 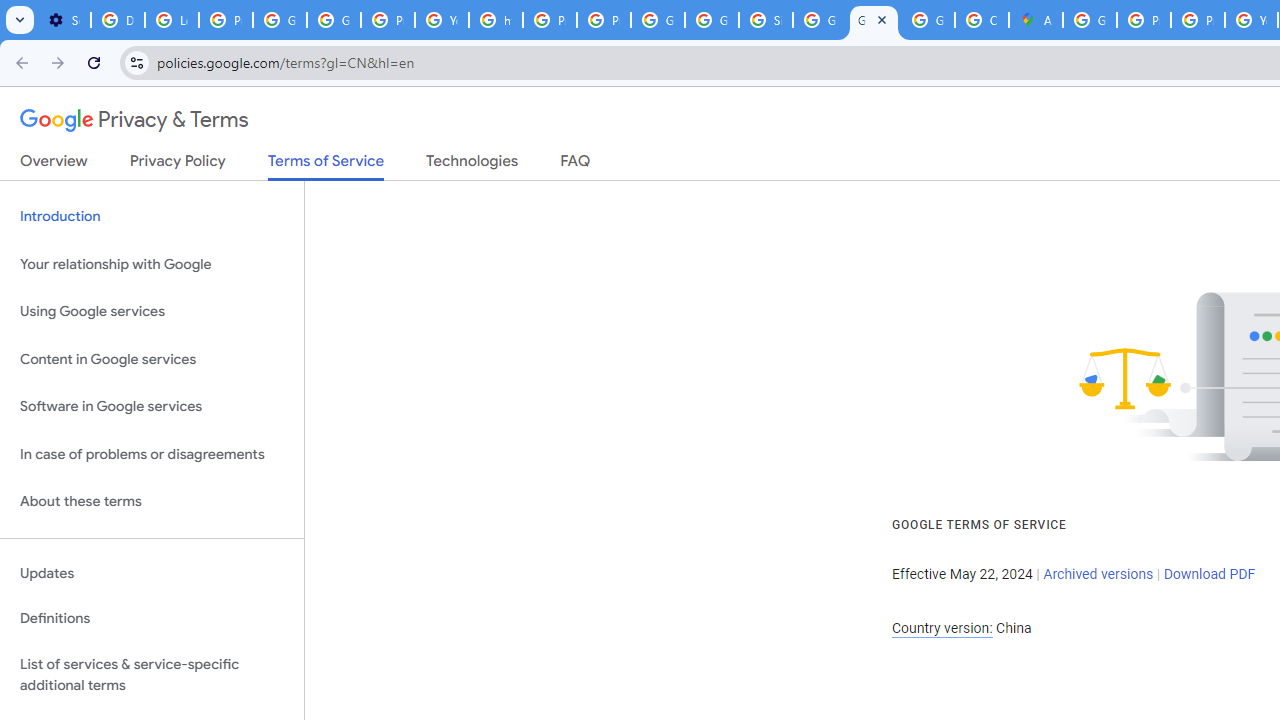 I want to click on 'Your relationship with Google', so click(x=151, y=263).